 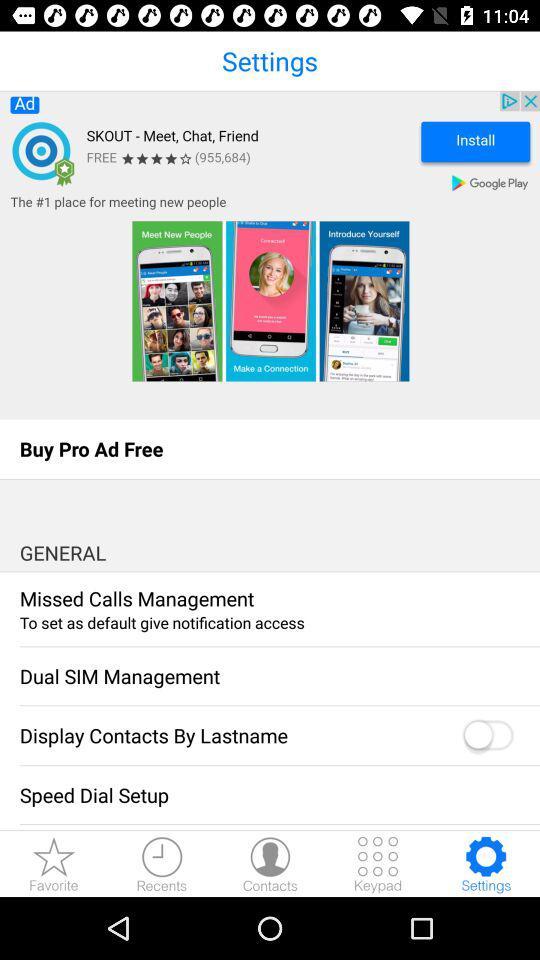 I want to click on recents icon in the bottom, so click(x=161, y=863).